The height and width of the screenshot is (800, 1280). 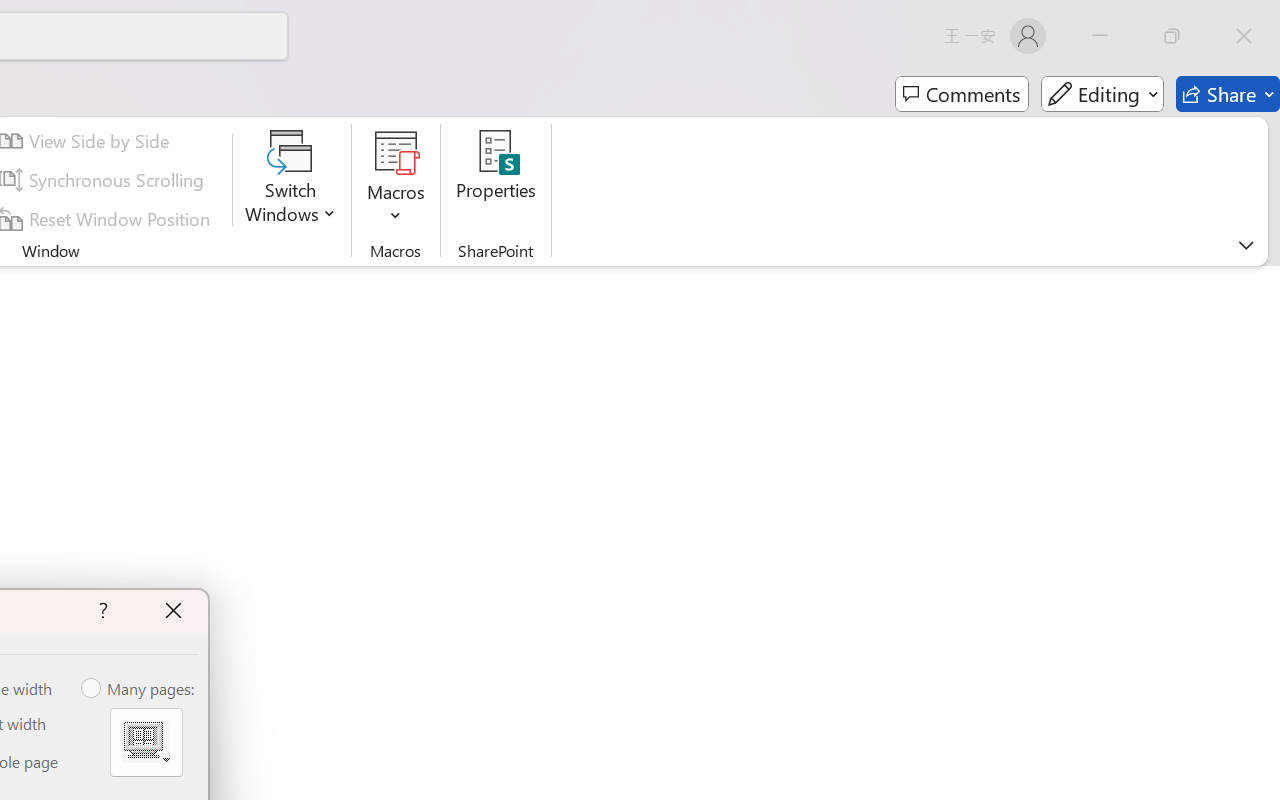 I want to click on 'Comments', so click(x=961, y=94).